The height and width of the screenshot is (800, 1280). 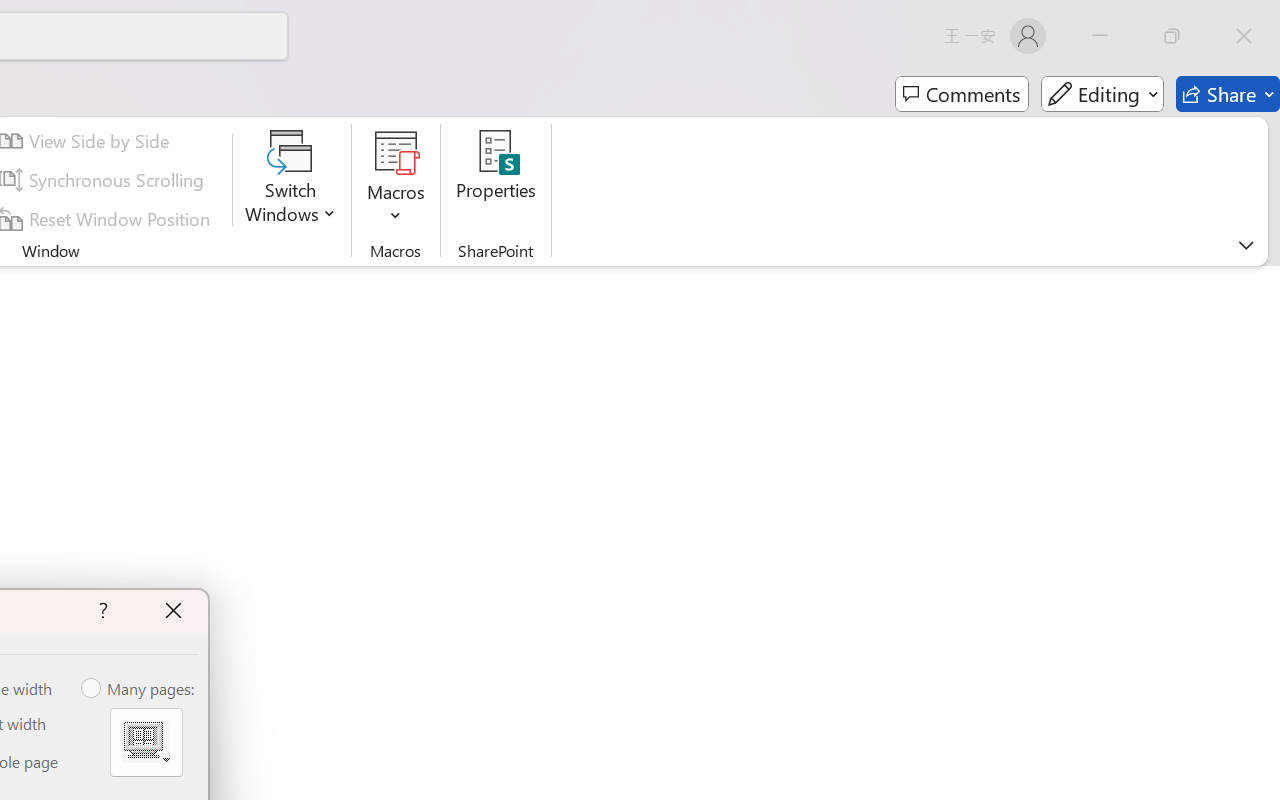 I want to click on 'Comments', so click(x=961, y=94).